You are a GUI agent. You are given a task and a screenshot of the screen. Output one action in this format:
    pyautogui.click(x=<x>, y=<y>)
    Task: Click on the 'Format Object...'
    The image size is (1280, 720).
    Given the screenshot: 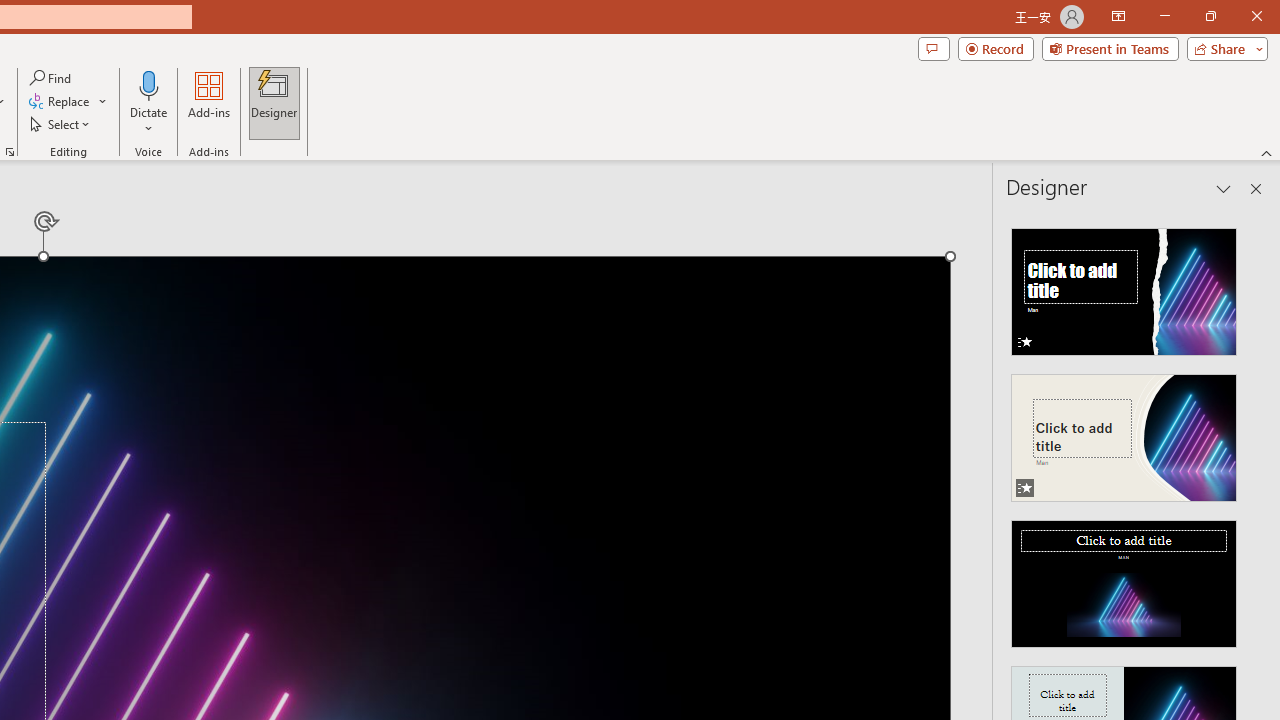 What is the action you would take?
    pyautogui.click(x=10, y=150)
    